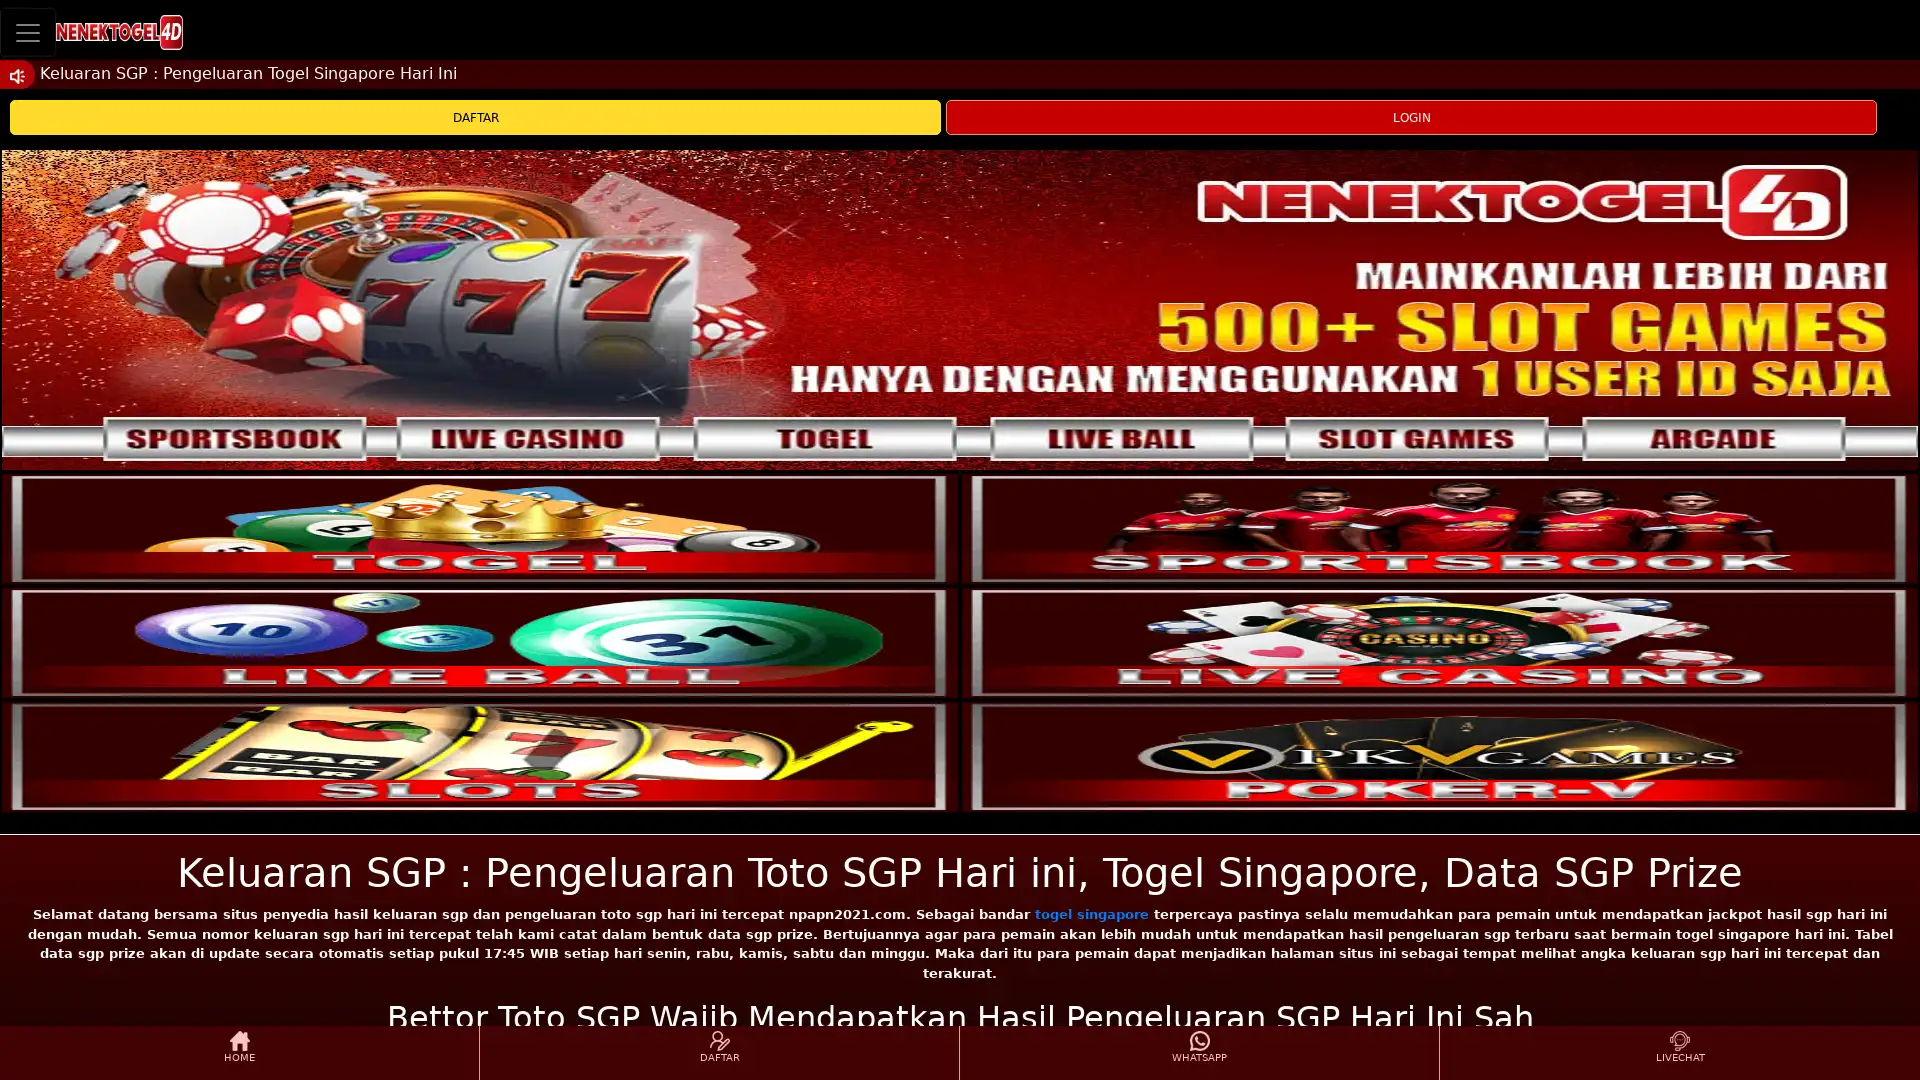 Image resolution: width=1920 pixels, height=1080 pixels. Describe the element at coordinates (474, 117) in the screenshot. I see `DAFTAR` at that location.